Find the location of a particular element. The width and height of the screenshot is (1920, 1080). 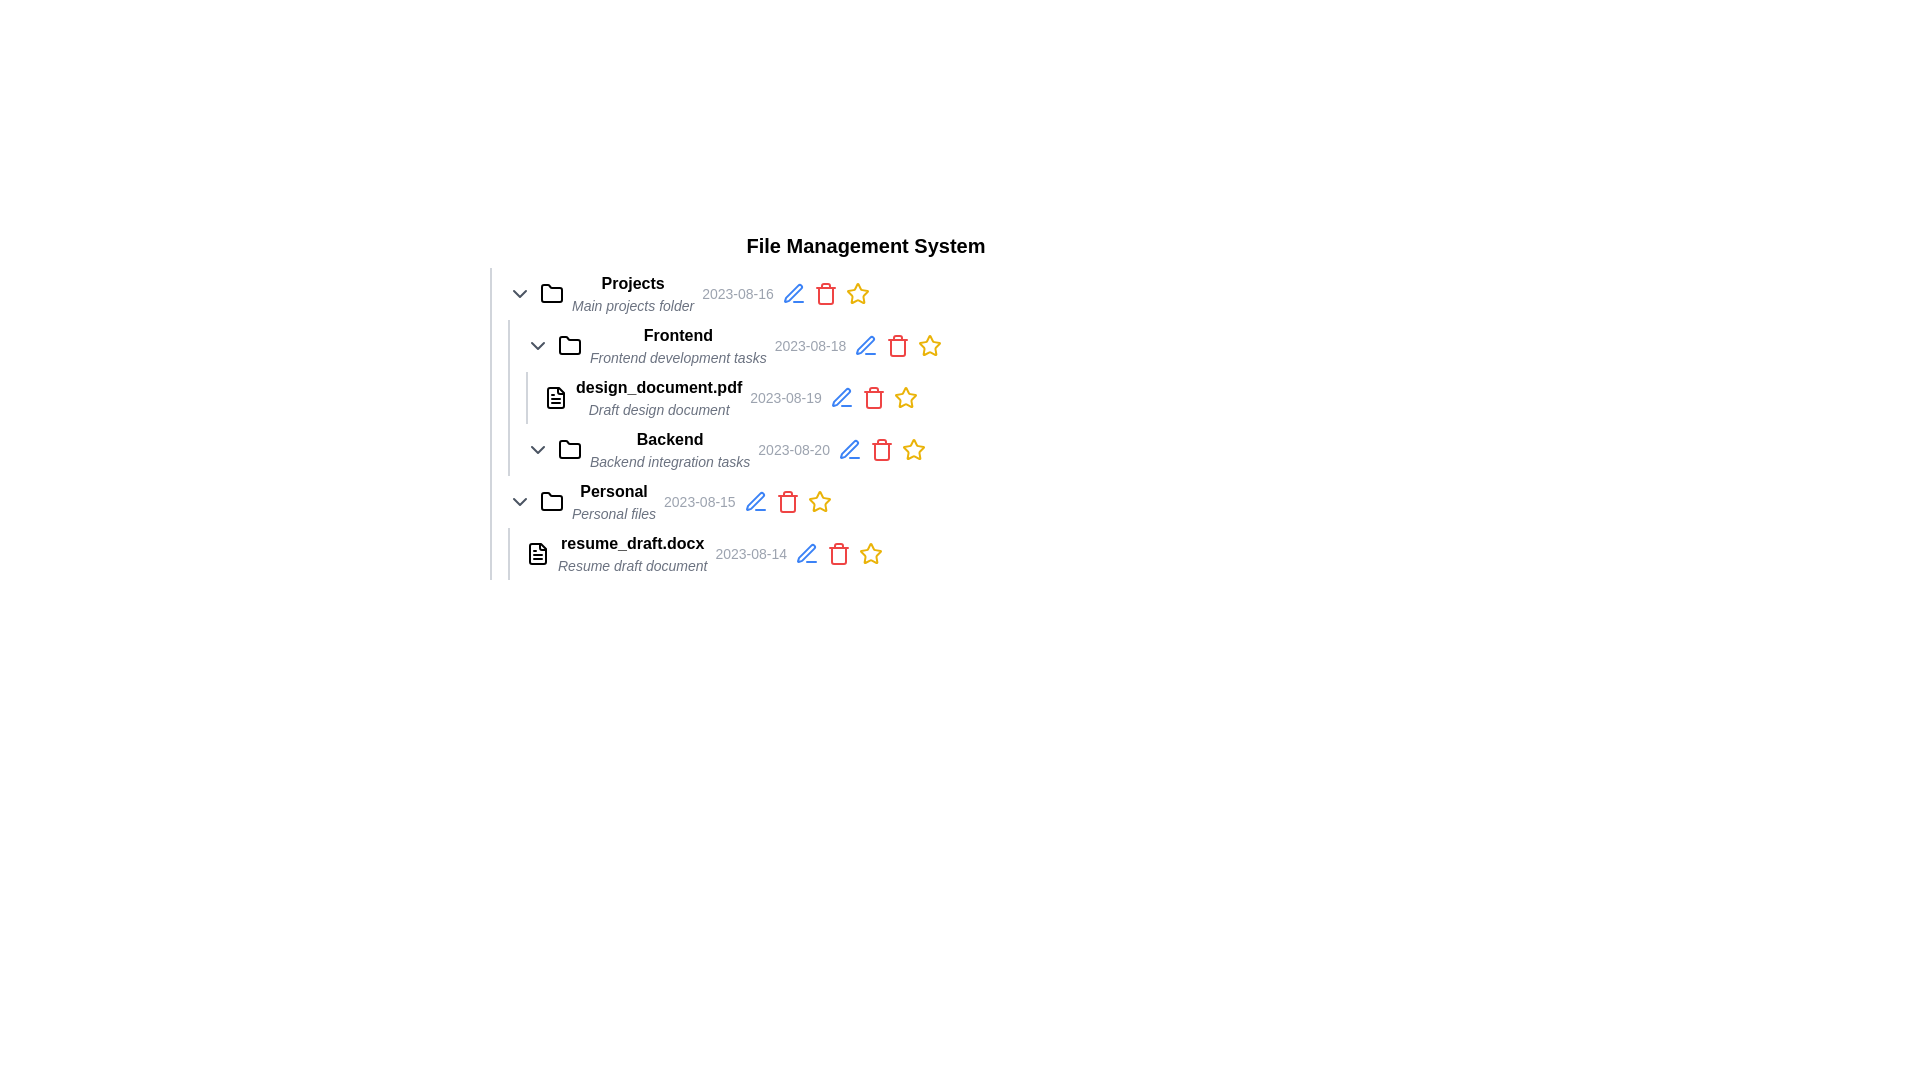

the yellow star icon button located in the toolbar associated with the 'Frontend' folder entry to mark or unmark it as a favorite is located at coordinates (929, 345).